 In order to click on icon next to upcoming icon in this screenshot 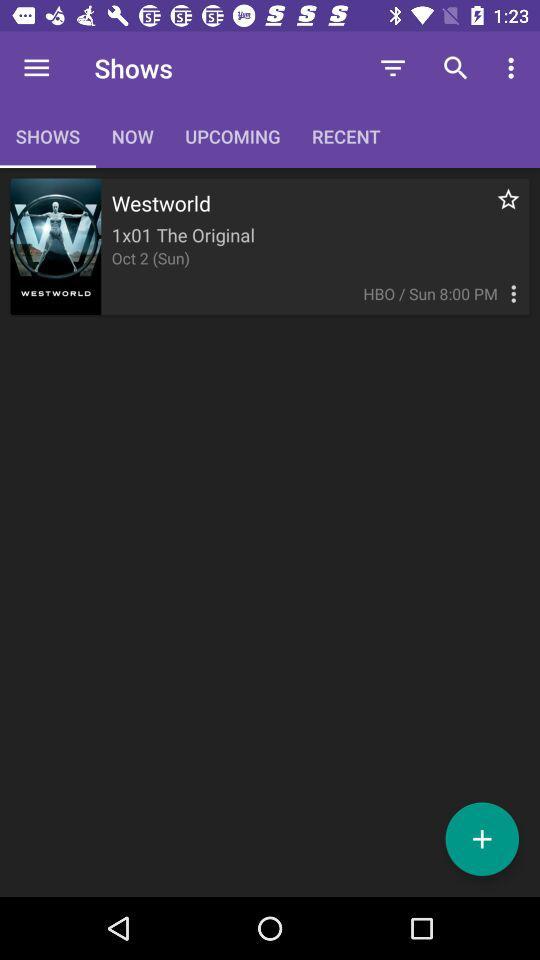, I will do `click(393, 68)`.